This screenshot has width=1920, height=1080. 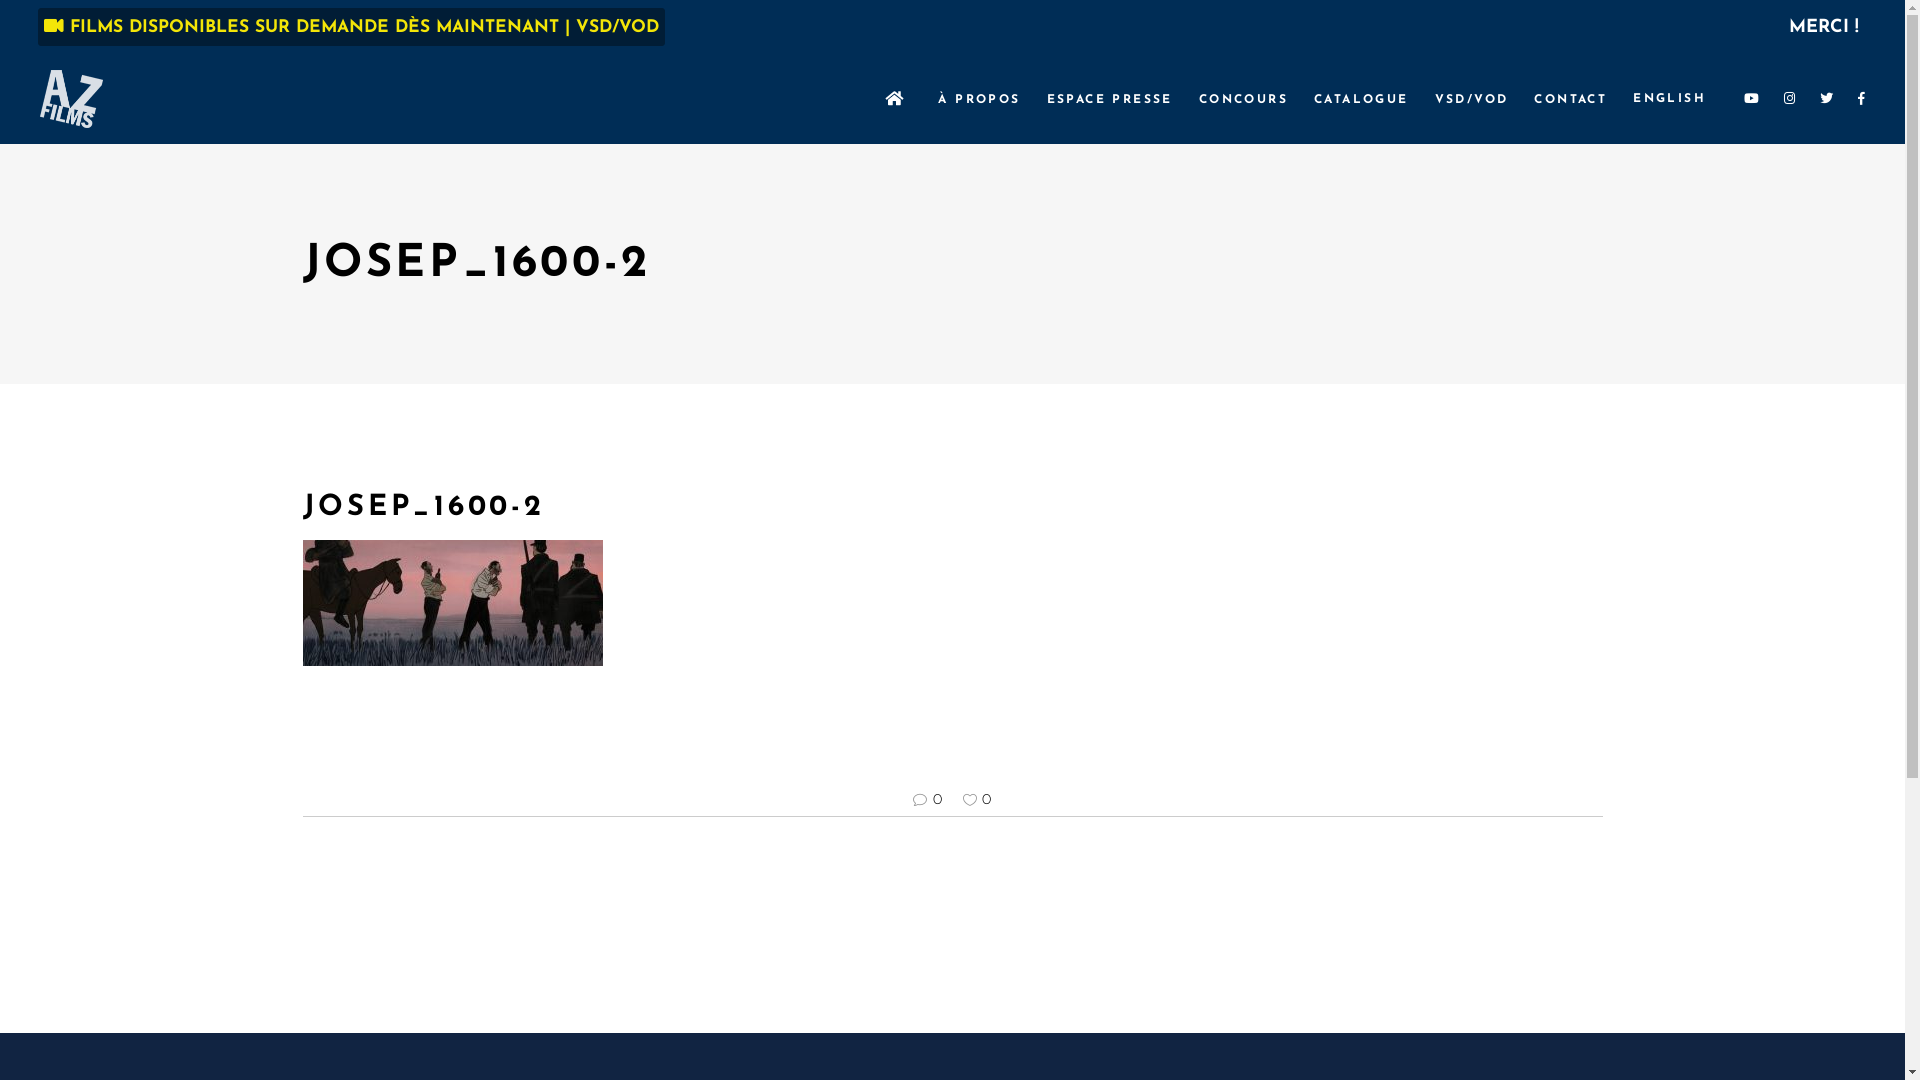 I want to click on 'VSD/VOD', so click(x=1472, y=99).